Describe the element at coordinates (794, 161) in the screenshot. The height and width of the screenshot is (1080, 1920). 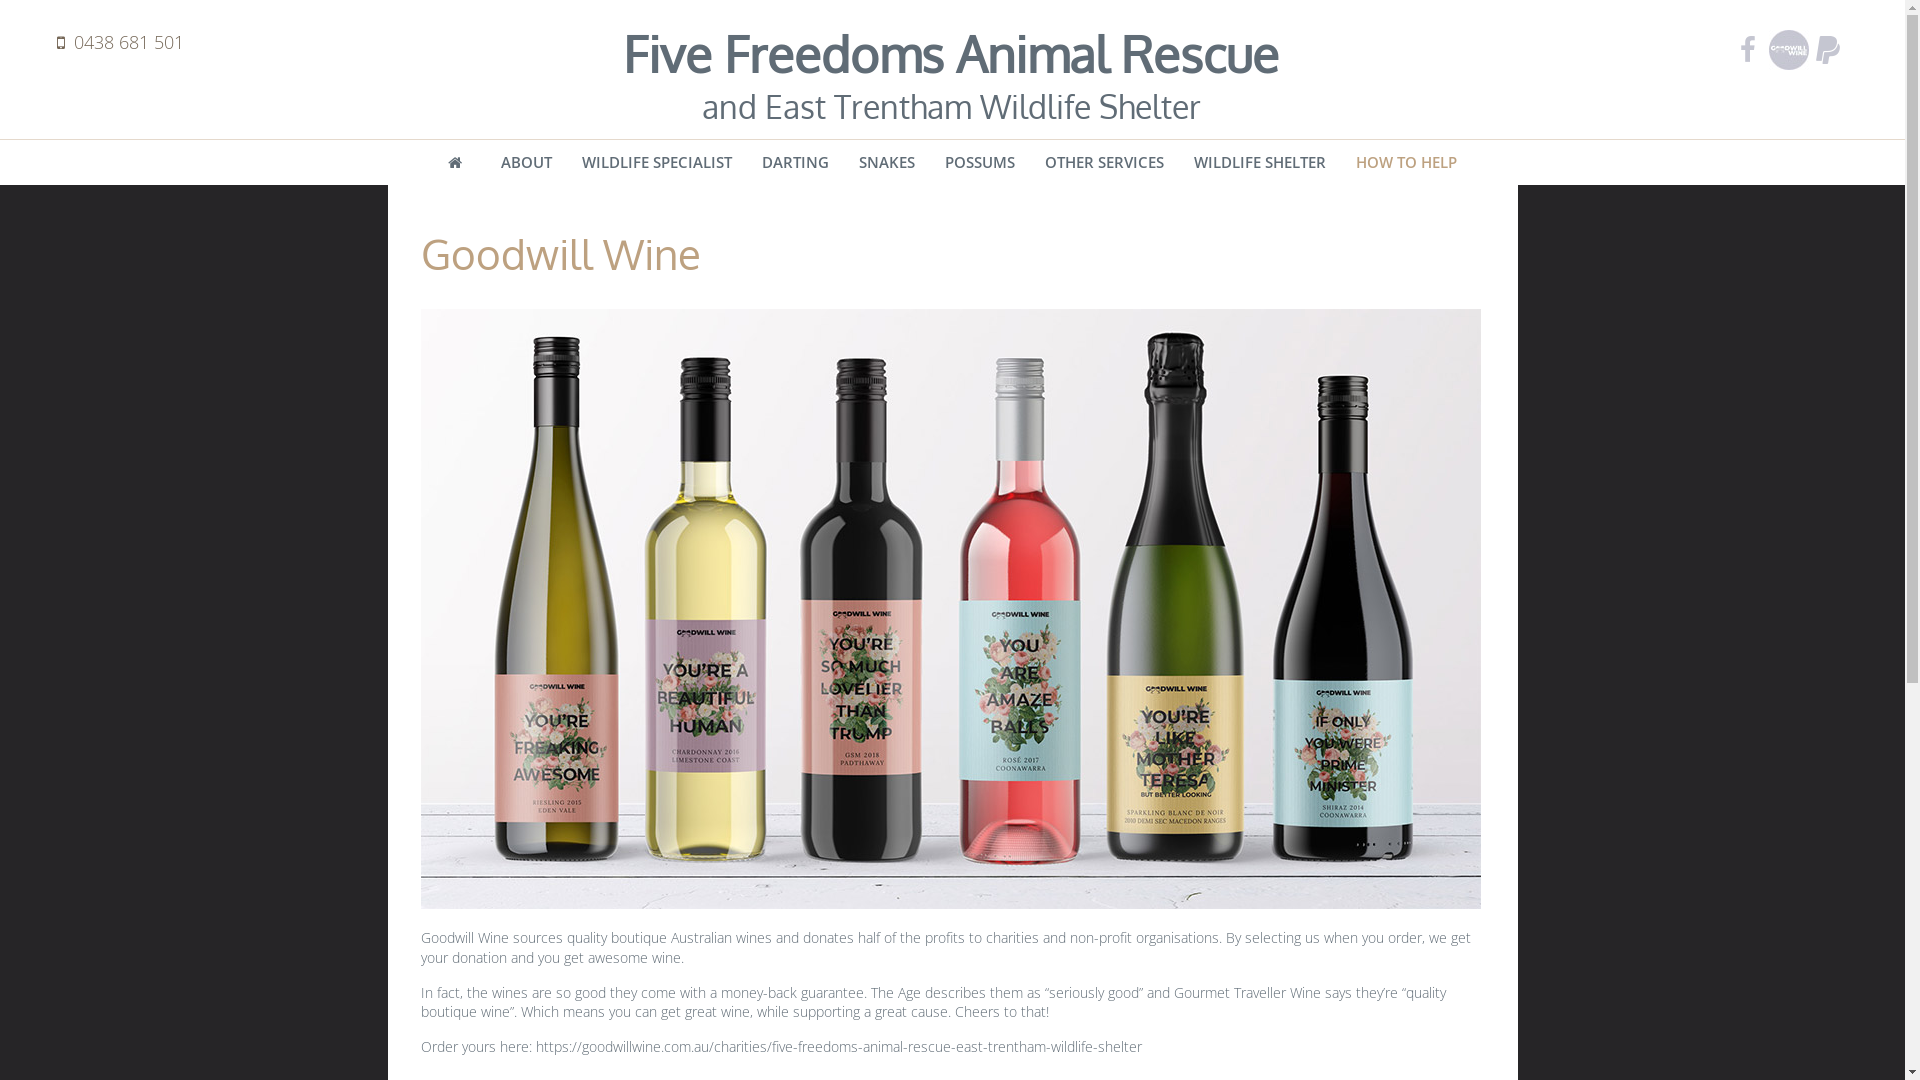
I see `'DARTING'` at that location.